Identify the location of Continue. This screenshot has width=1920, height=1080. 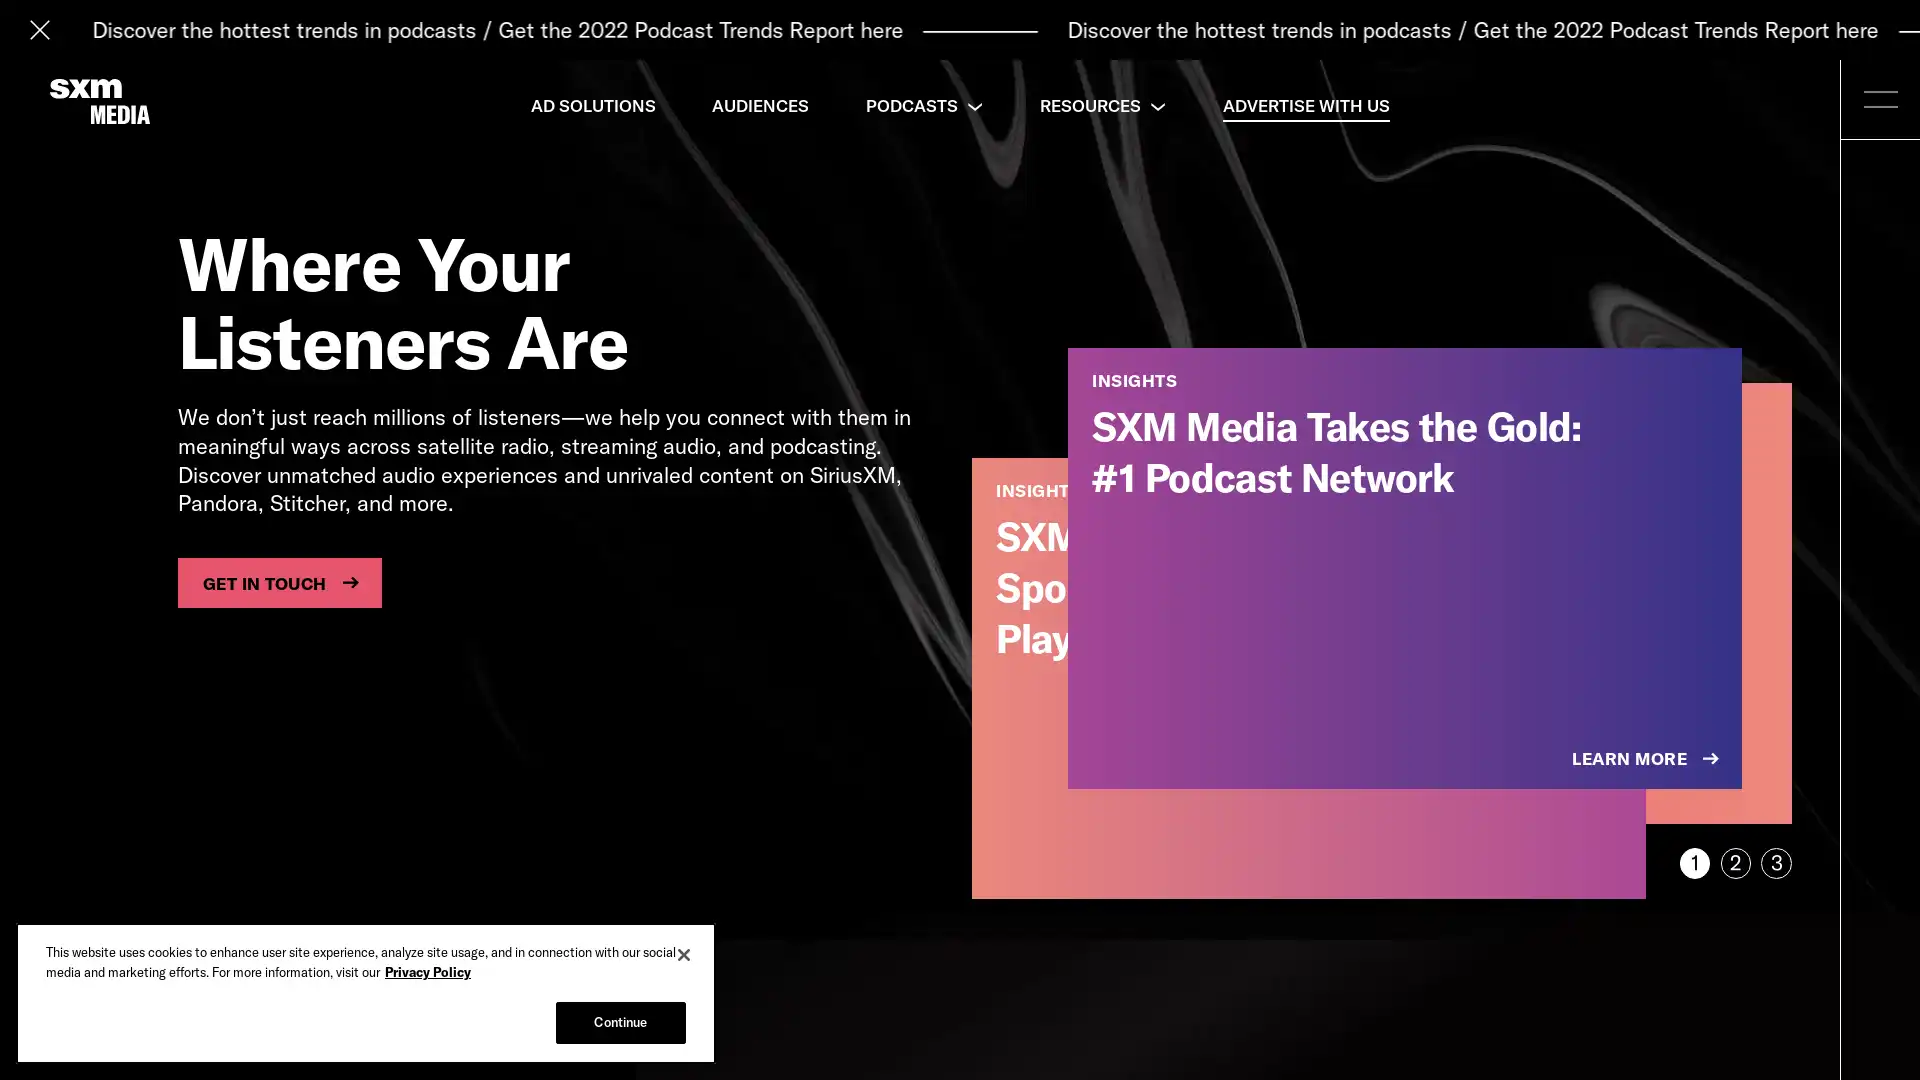
(619, 1022).